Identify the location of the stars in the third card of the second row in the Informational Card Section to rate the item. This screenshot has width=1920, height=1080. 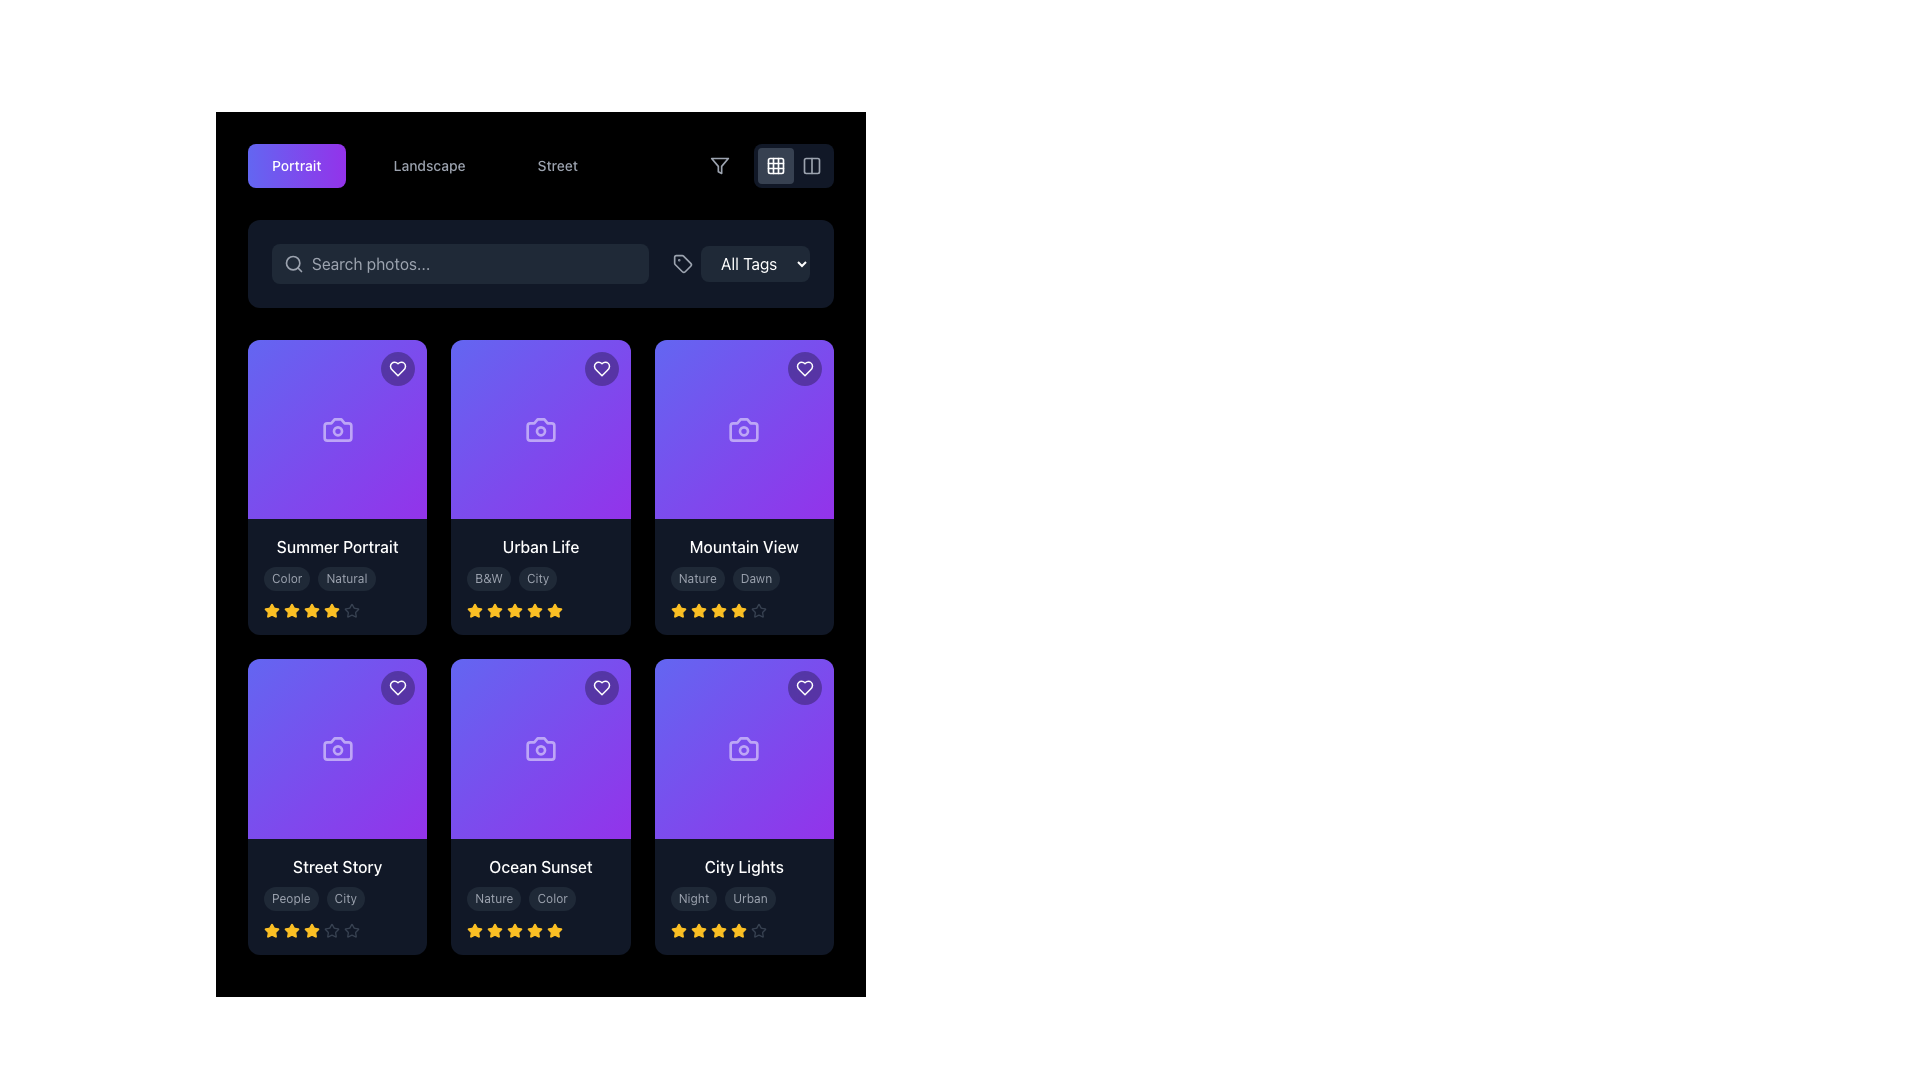
(337, 895).